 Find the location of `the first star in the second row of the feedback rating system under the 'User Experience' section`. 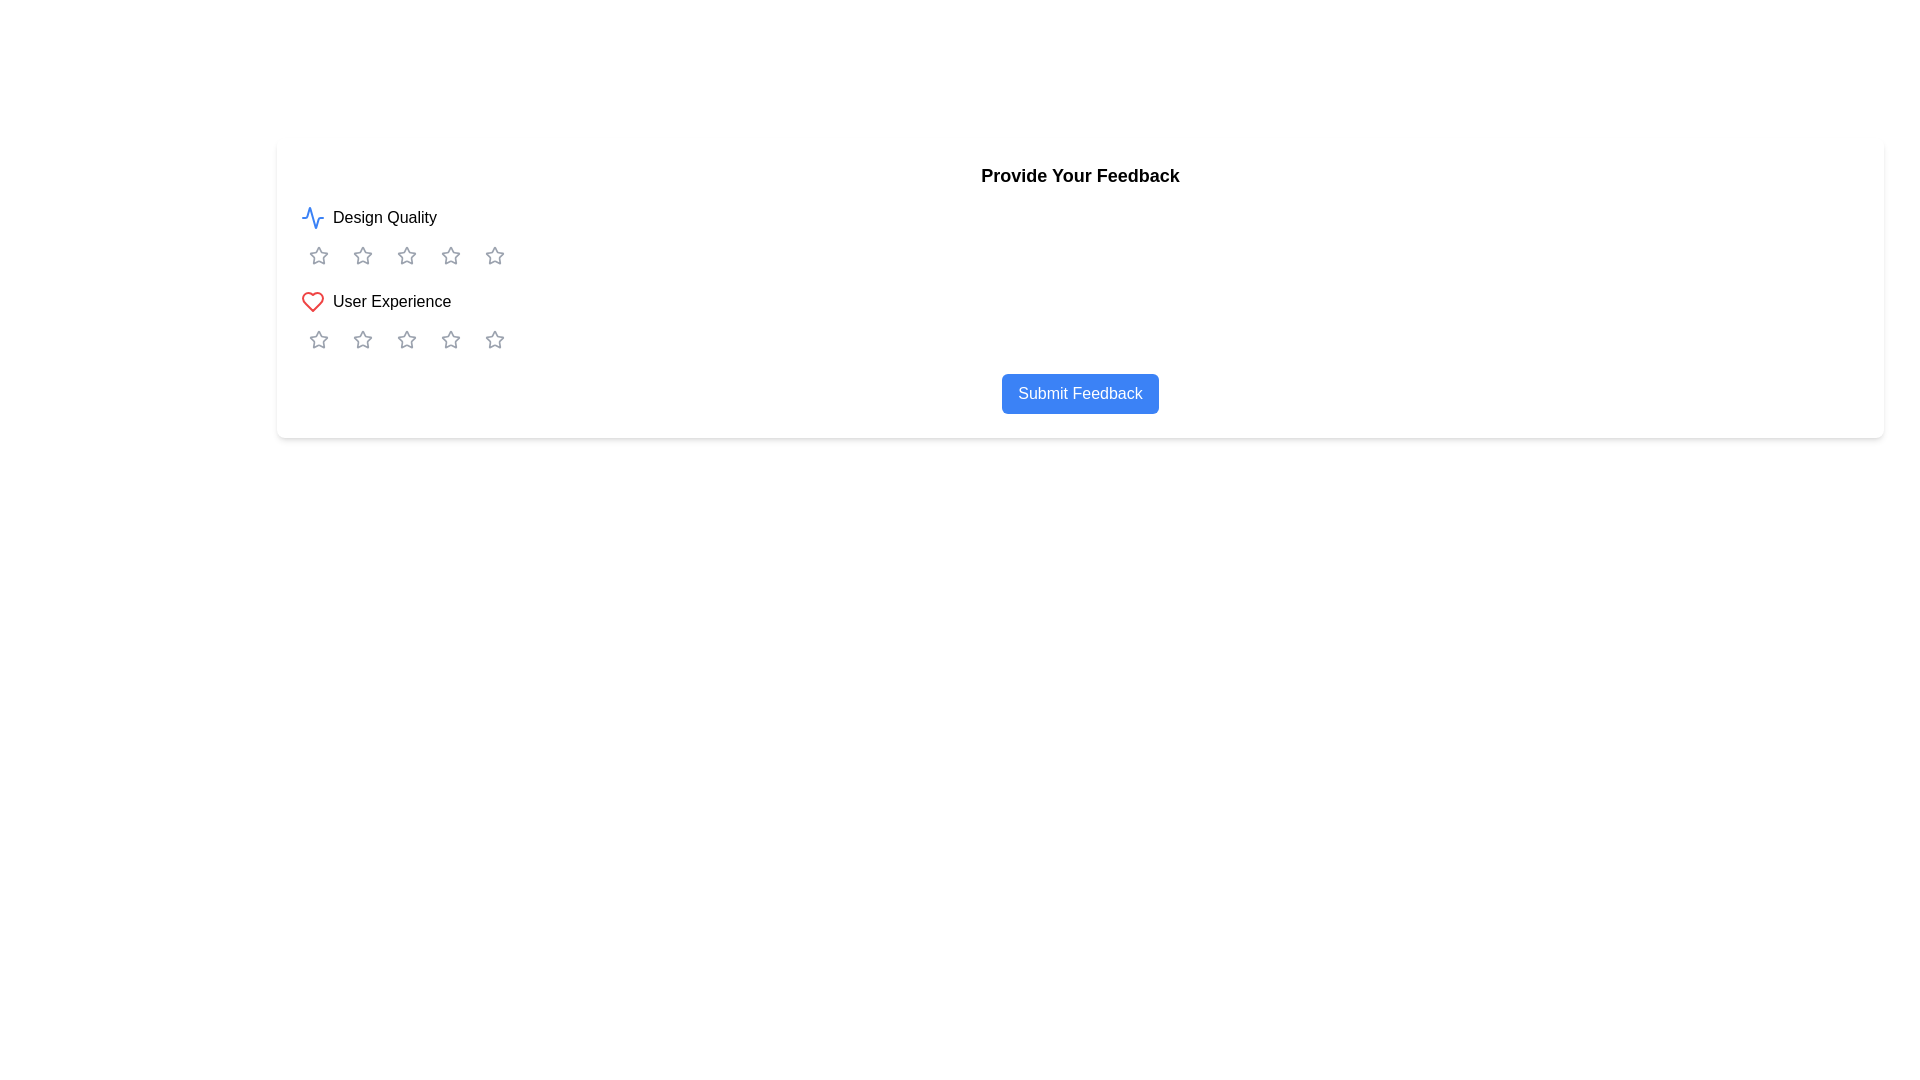

the first star in the second row of the feedback rating system under the 'User Experience' section is located at coordinates (317, 338).